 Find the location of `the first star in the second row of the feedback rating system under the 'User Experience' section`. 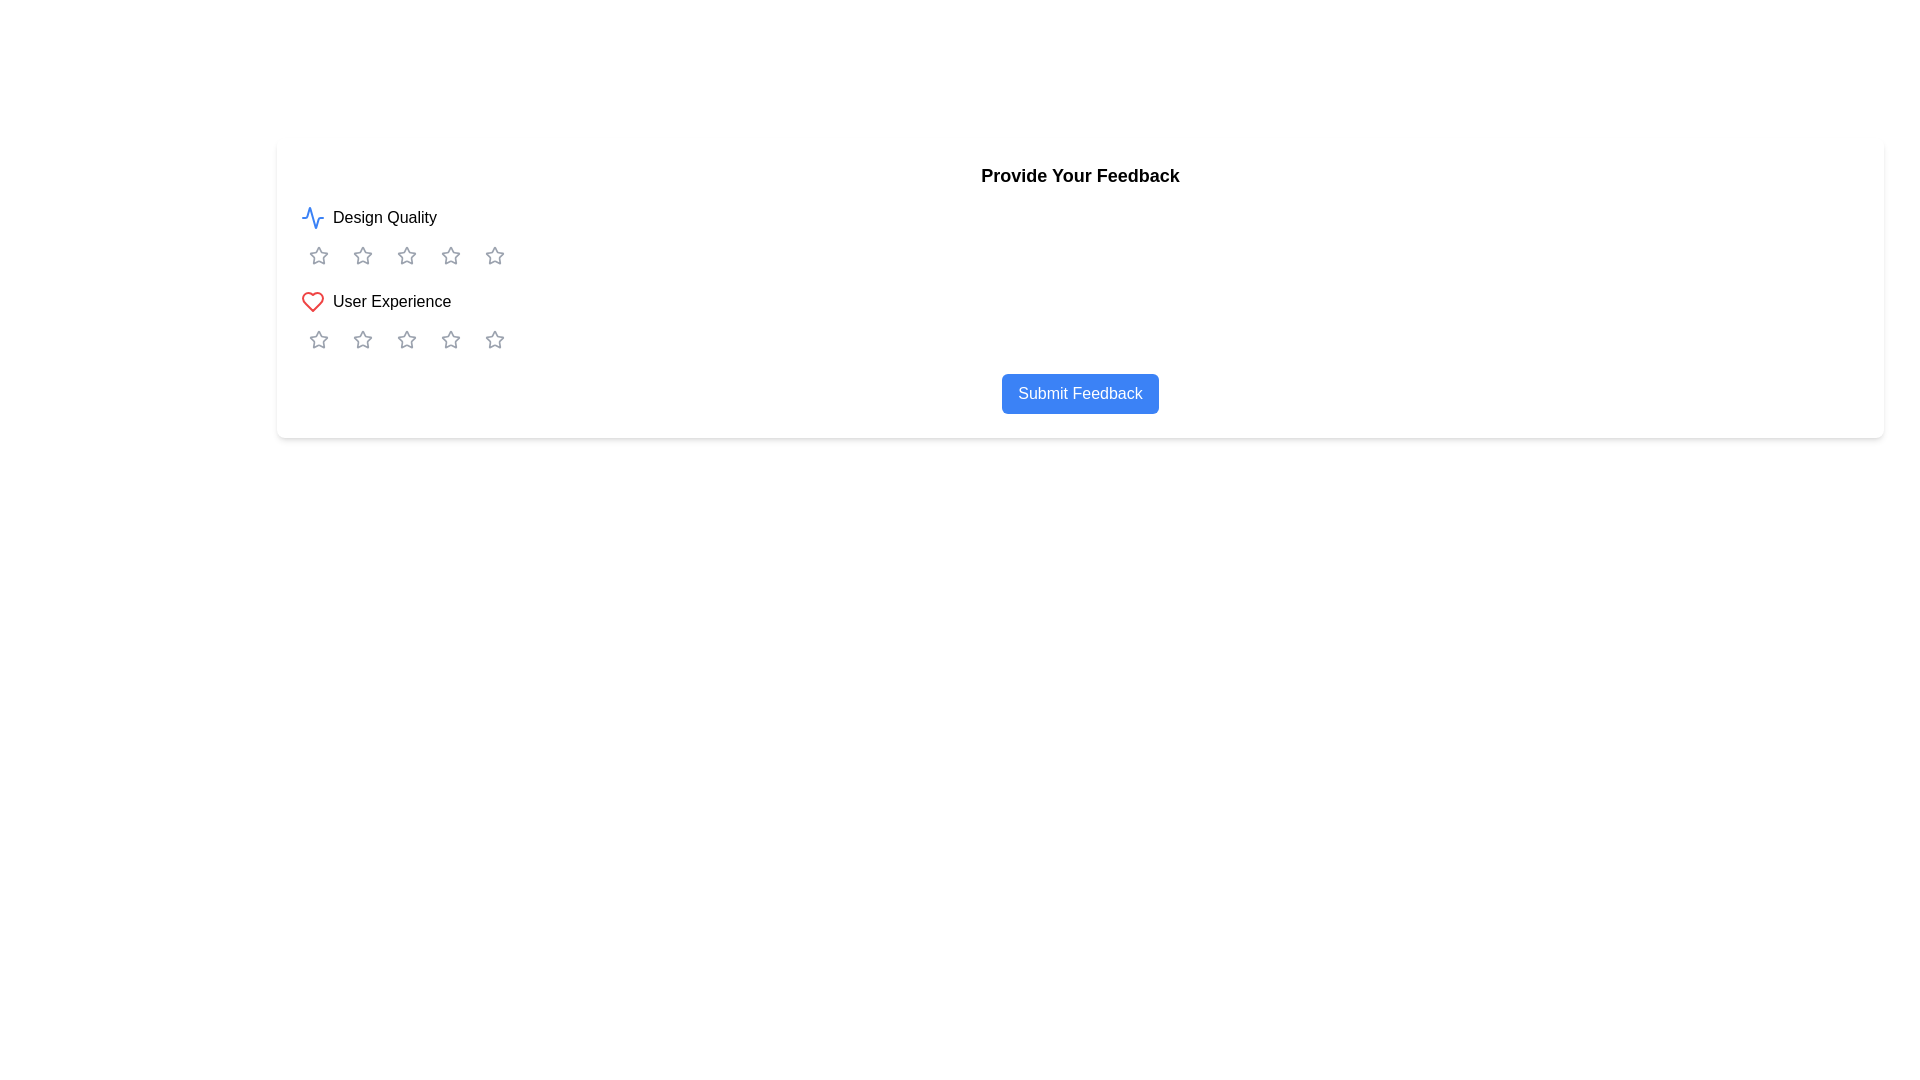

the first star in the second row of the feedback rating system under the 'User Experience' section is located at coordinates (317, 338).